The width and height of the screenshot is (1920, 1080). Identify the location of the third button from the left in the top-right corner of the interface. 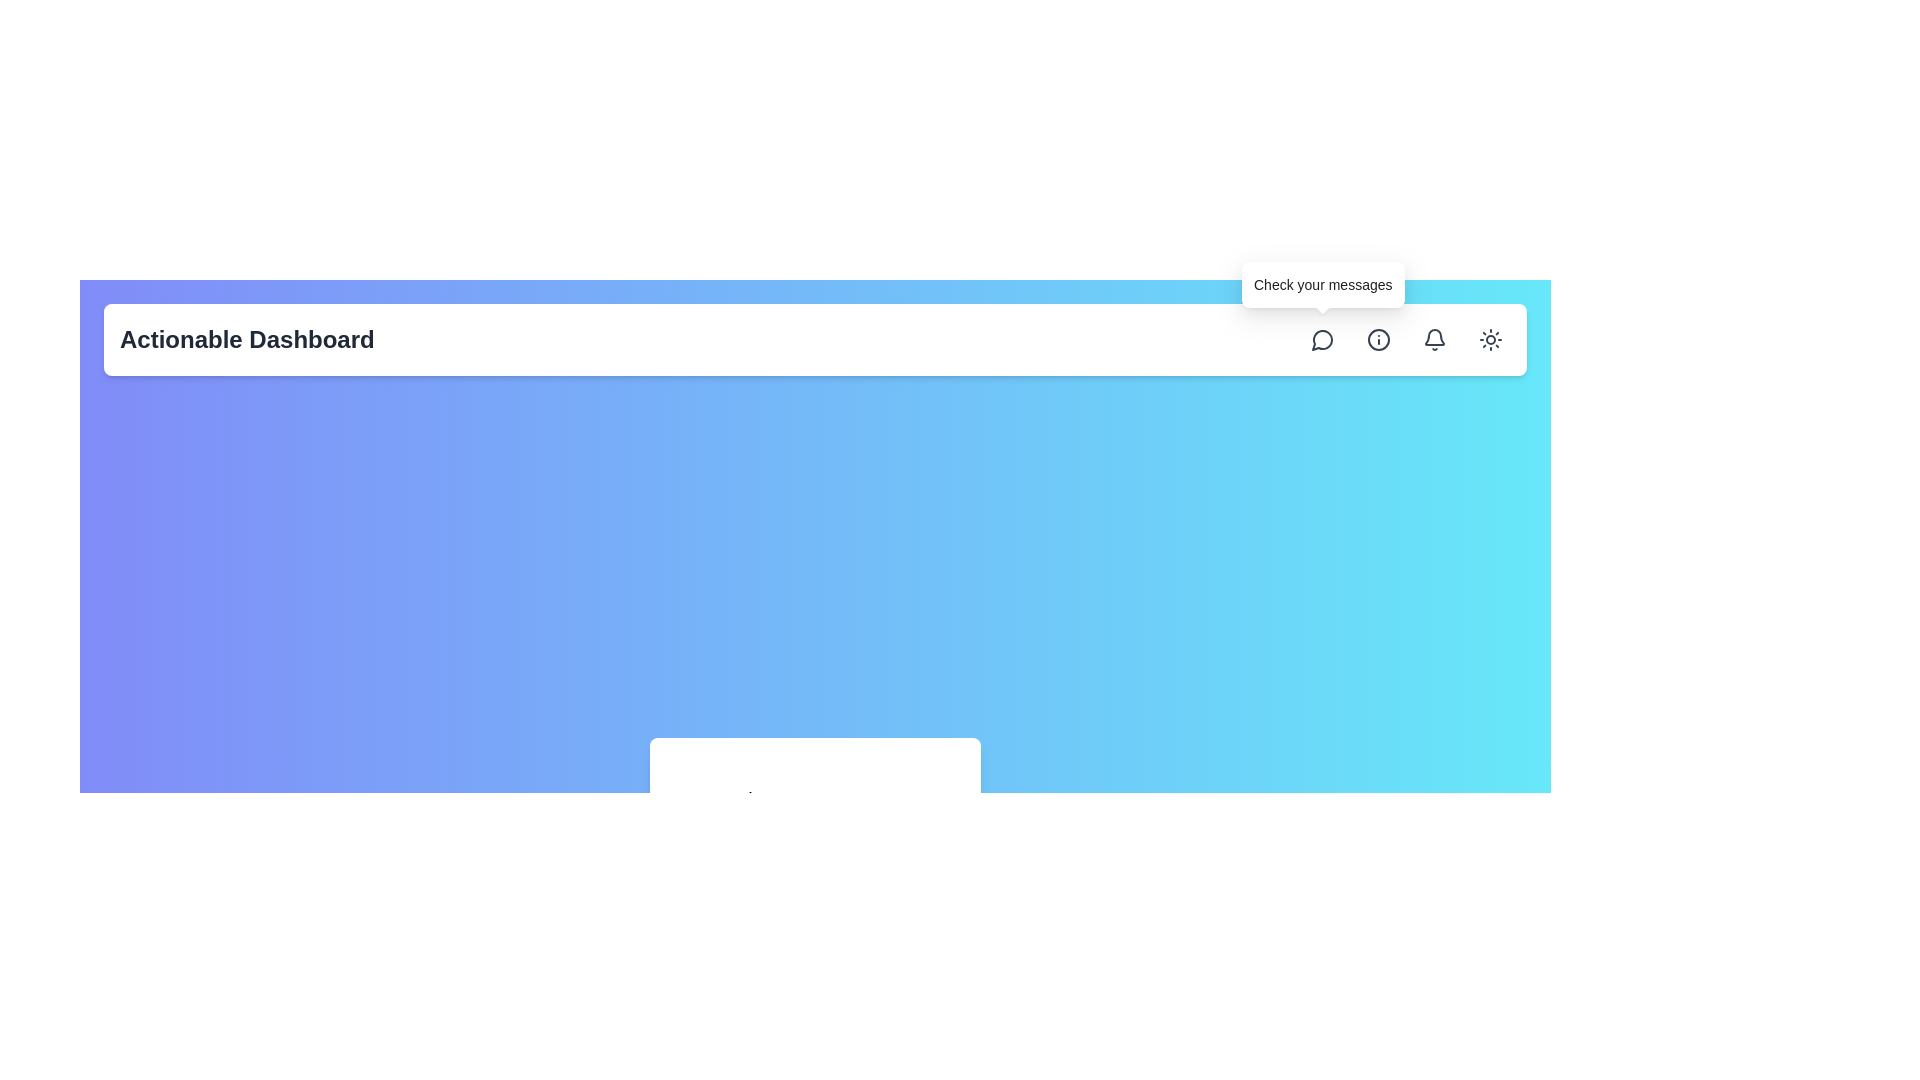
(1377, 338).